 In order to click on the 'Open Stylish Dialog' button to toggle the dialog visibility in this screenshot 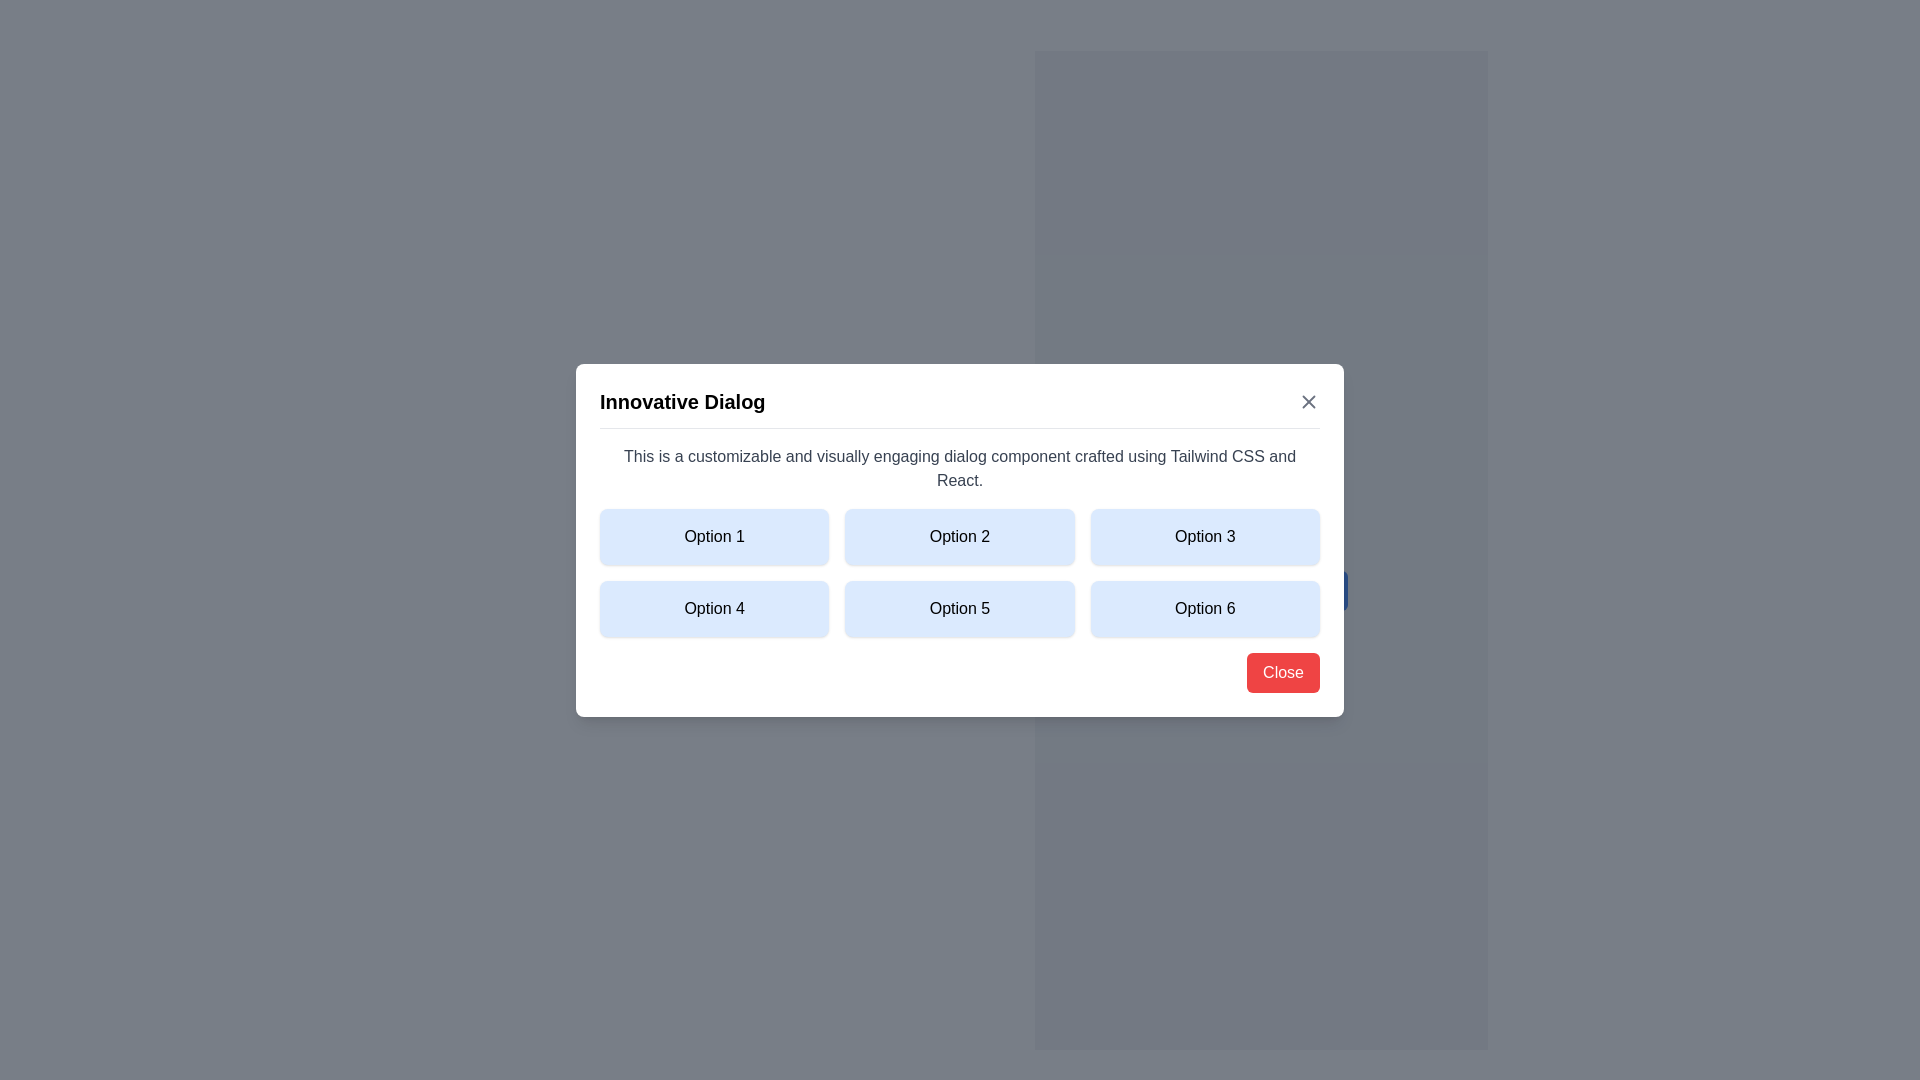, I will do `click(1260, 589)`.